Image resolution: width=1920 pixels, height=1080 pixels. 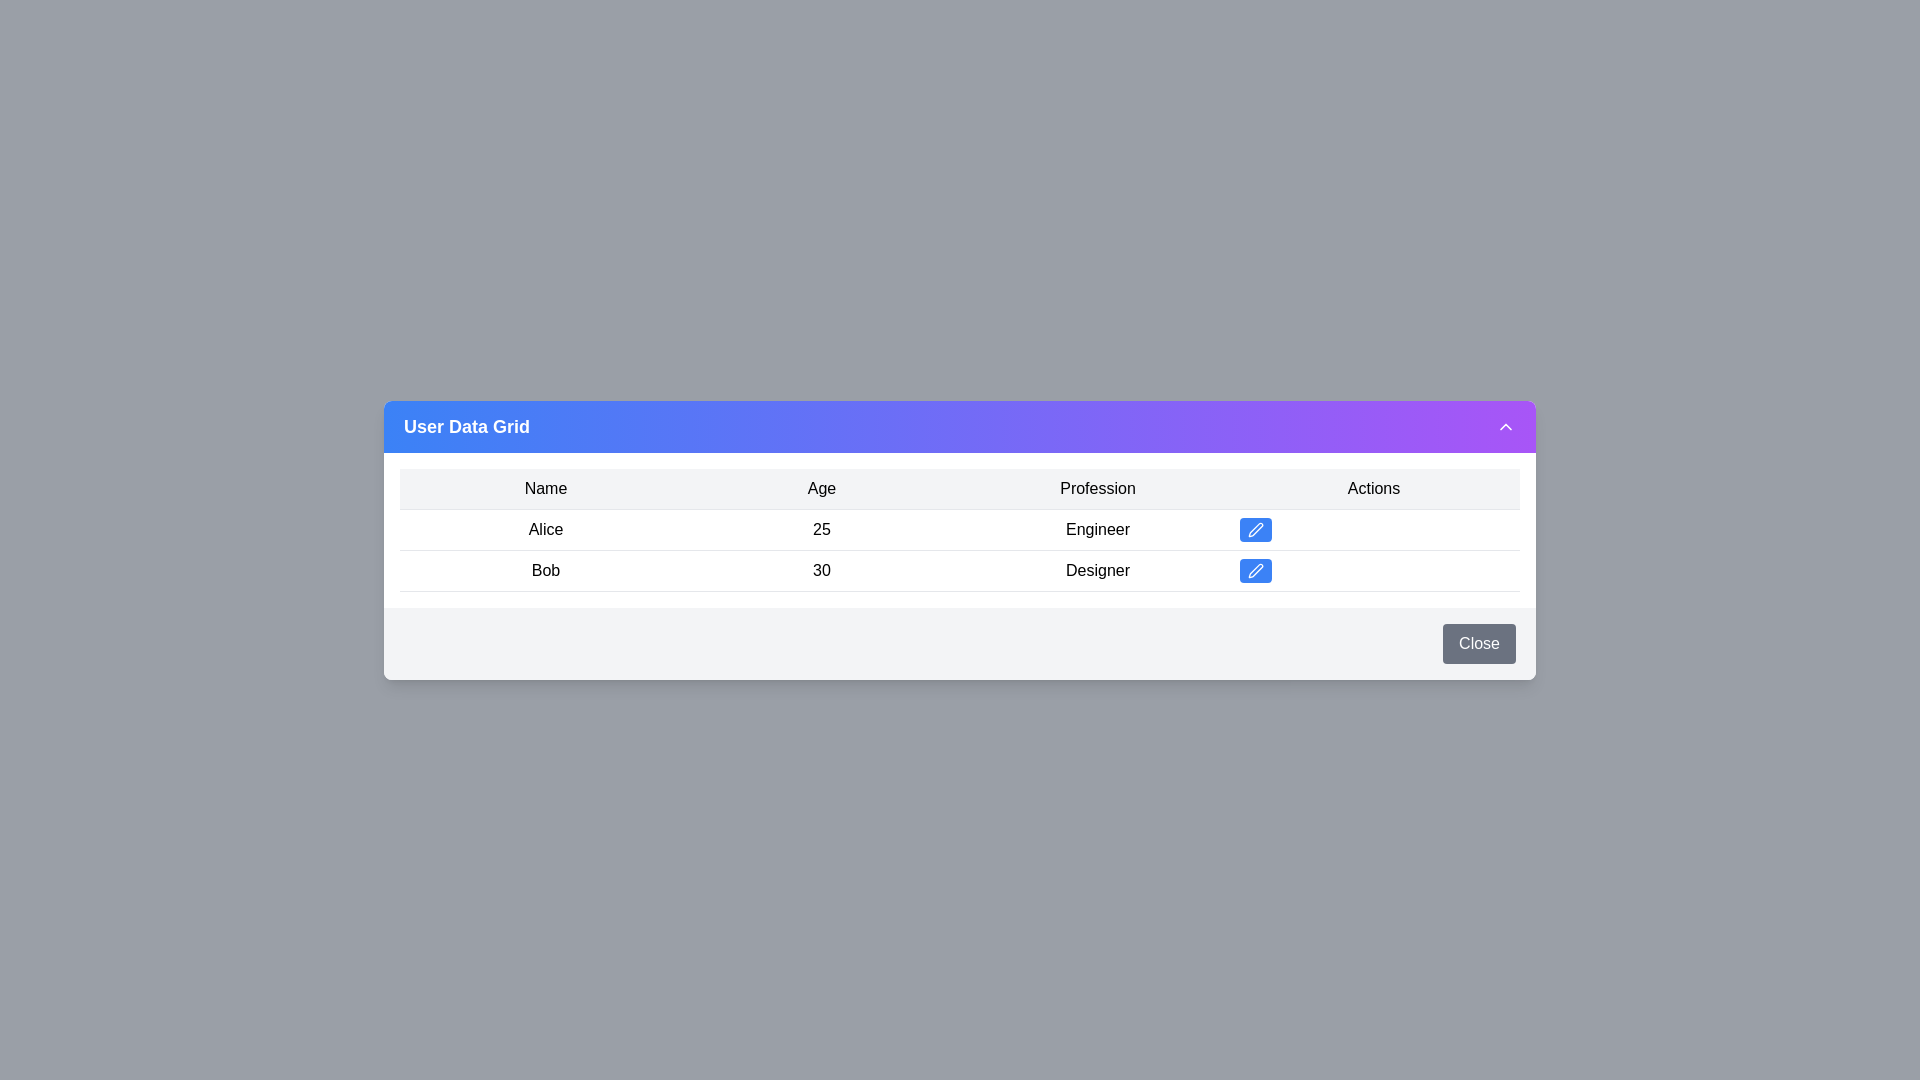 I want to click on the static text label indicating 'User Data Grid', which serves as a title for the section below, so click(x=465, y=425).